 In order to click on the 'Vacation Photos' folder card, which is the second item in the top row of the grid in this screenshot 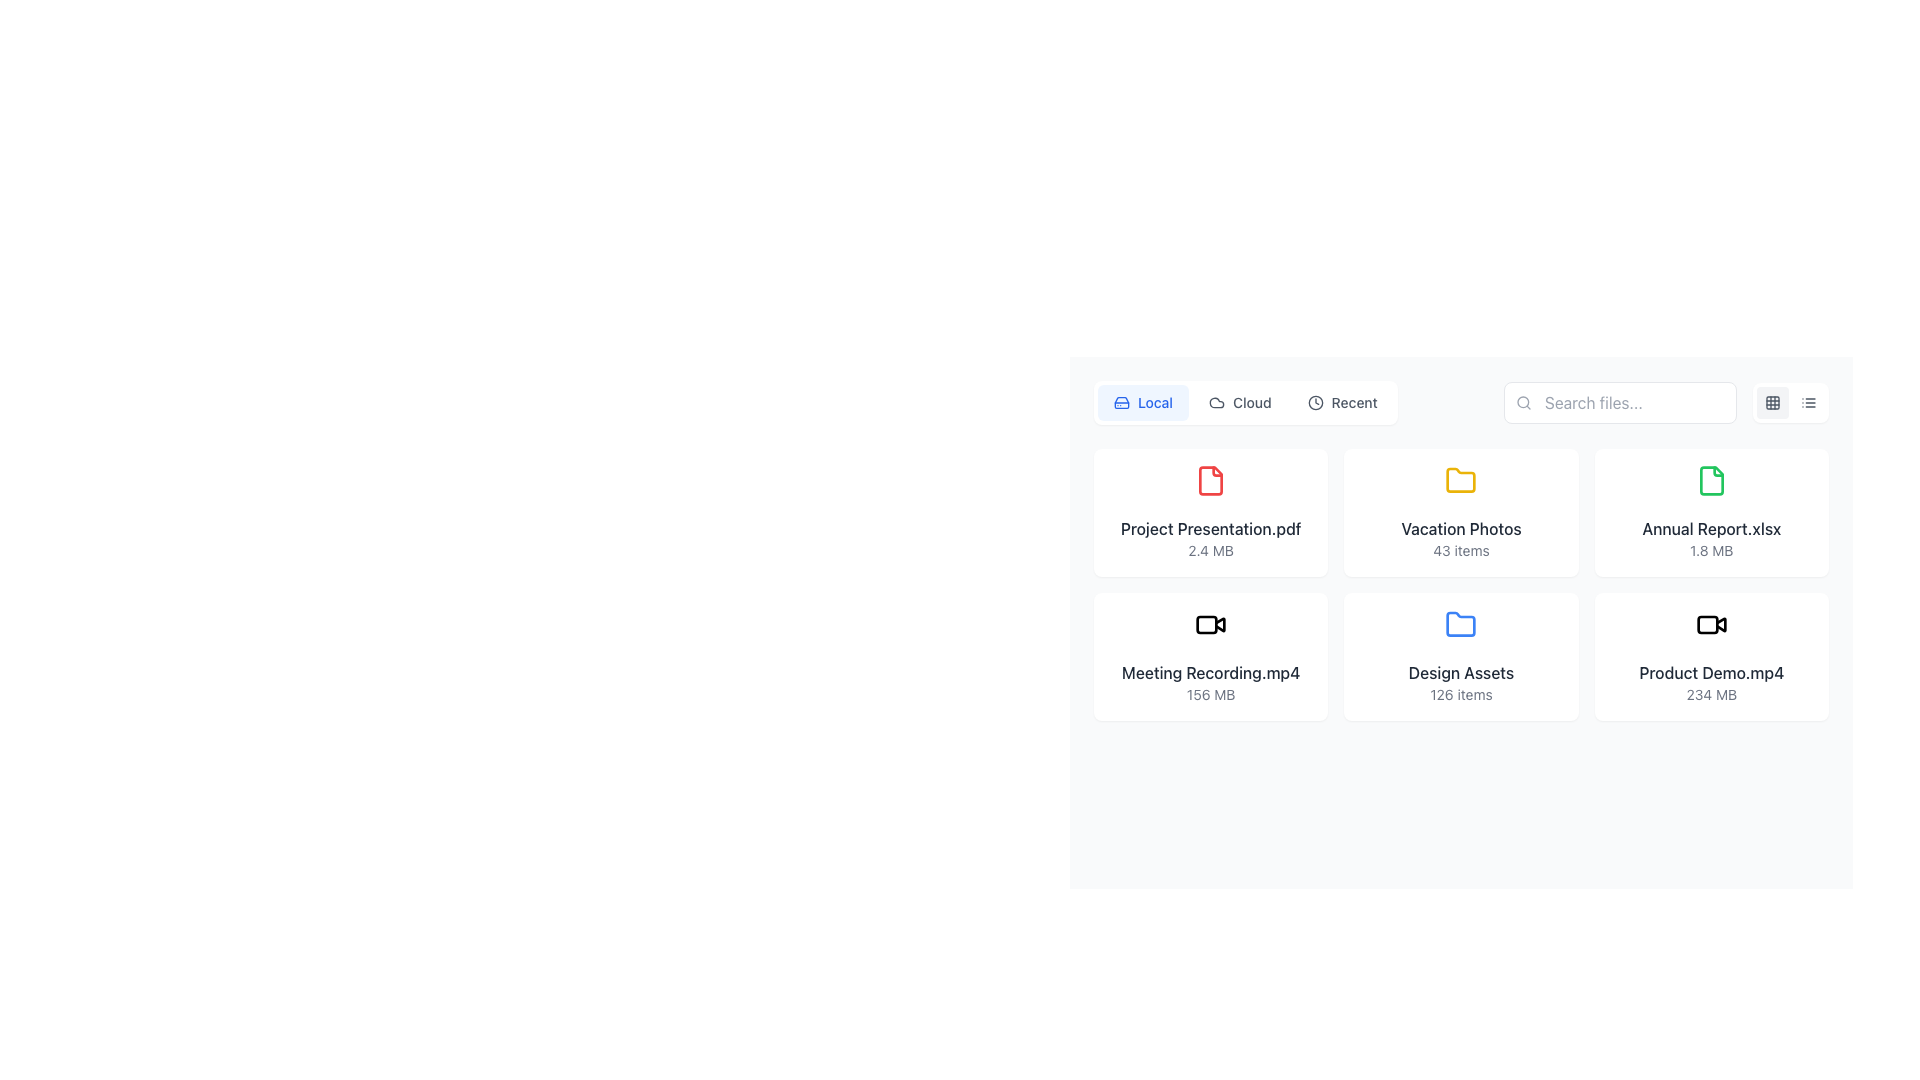, I will do `click(1461, 512)`.